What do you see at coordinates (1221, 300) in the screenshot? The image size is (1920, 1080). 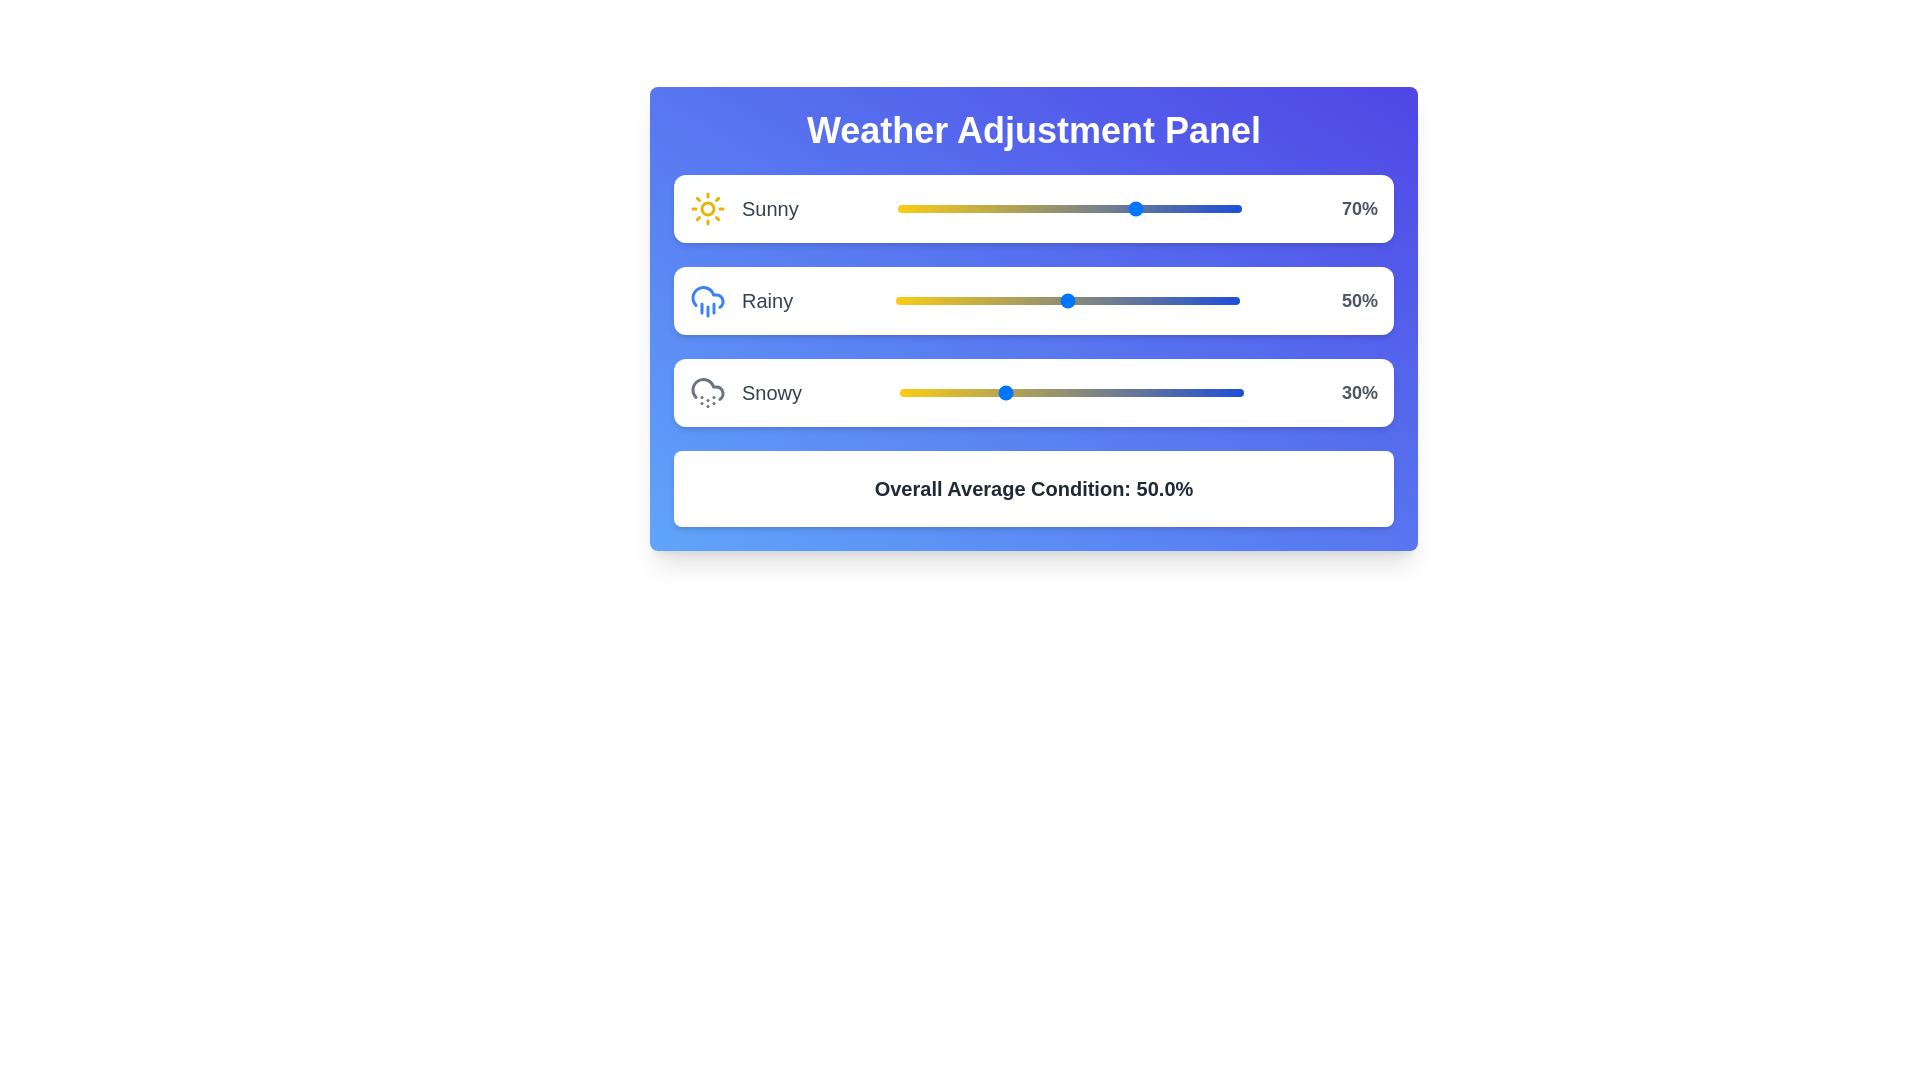 I see `the 'rainy' condition percentage` at bounding box center [1221, 300].